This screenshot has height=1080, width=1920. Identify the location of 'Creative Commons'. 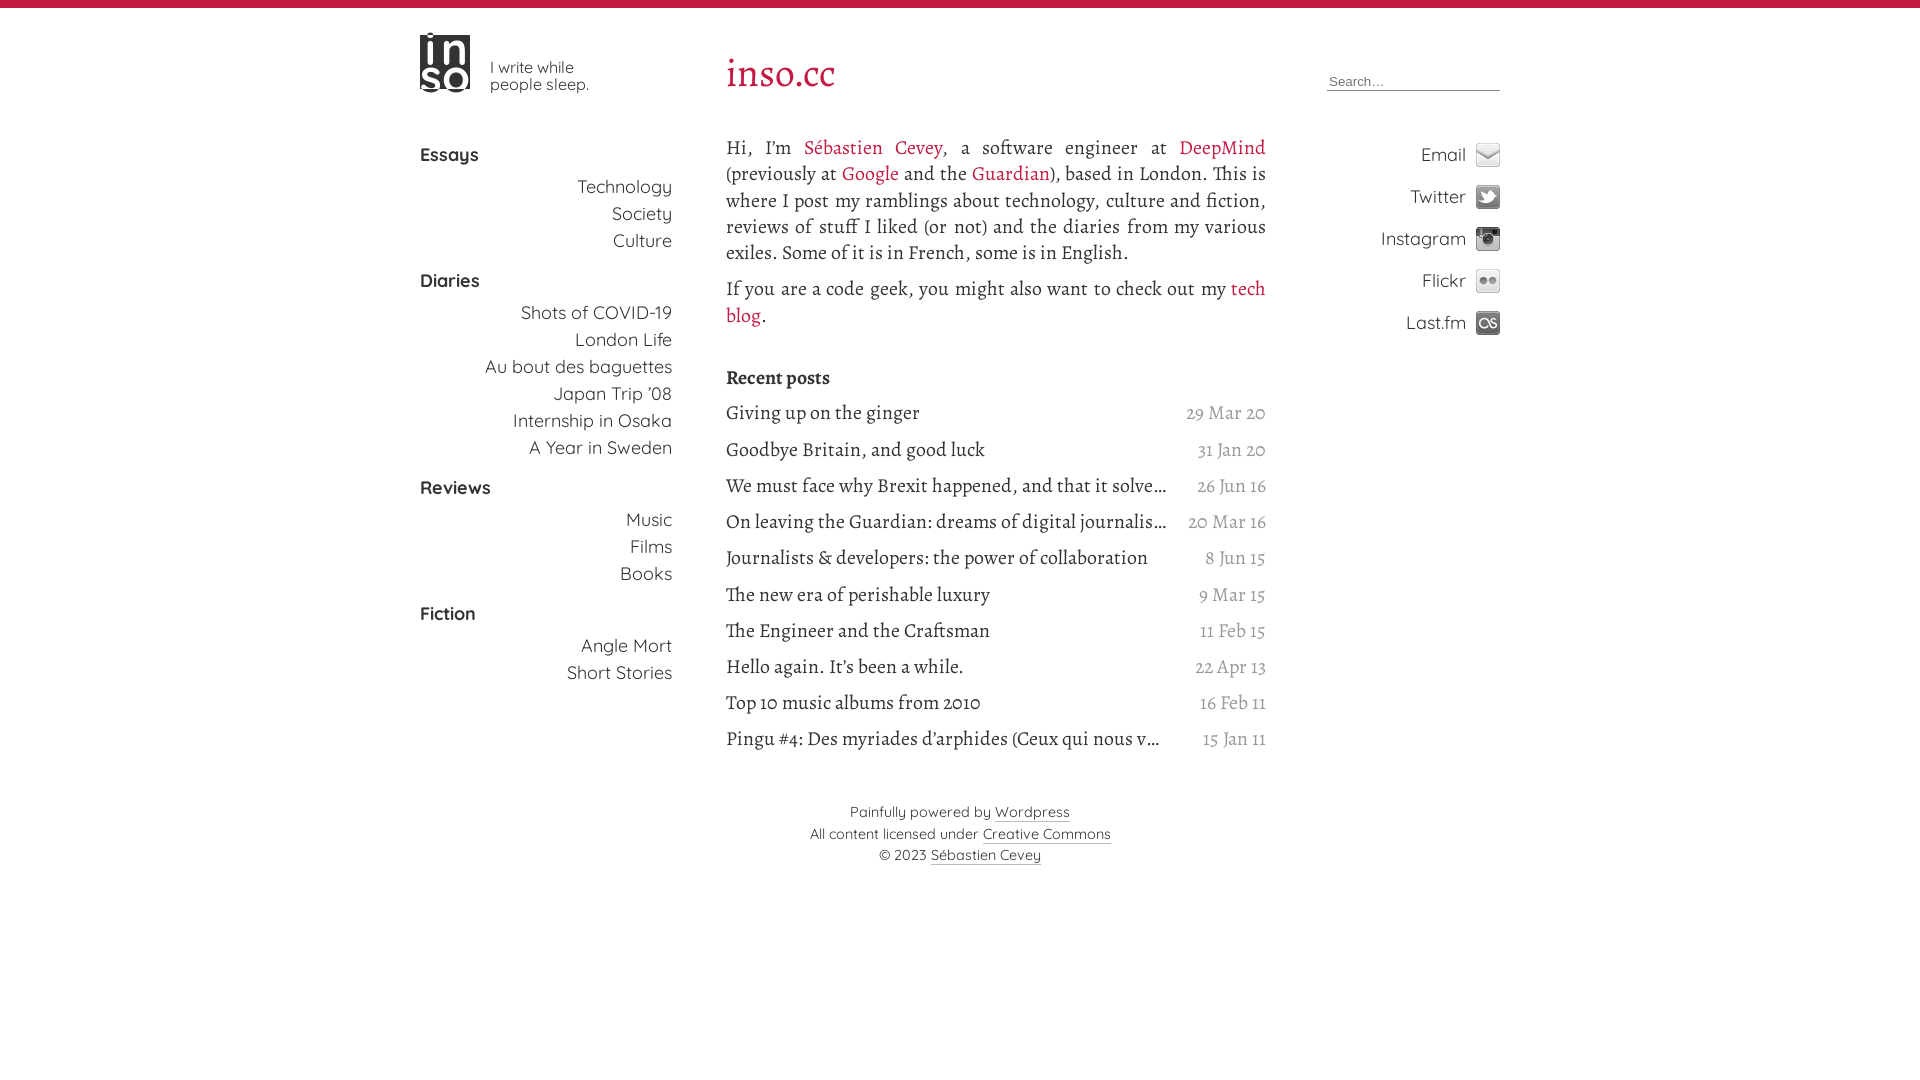
(1045, 834).